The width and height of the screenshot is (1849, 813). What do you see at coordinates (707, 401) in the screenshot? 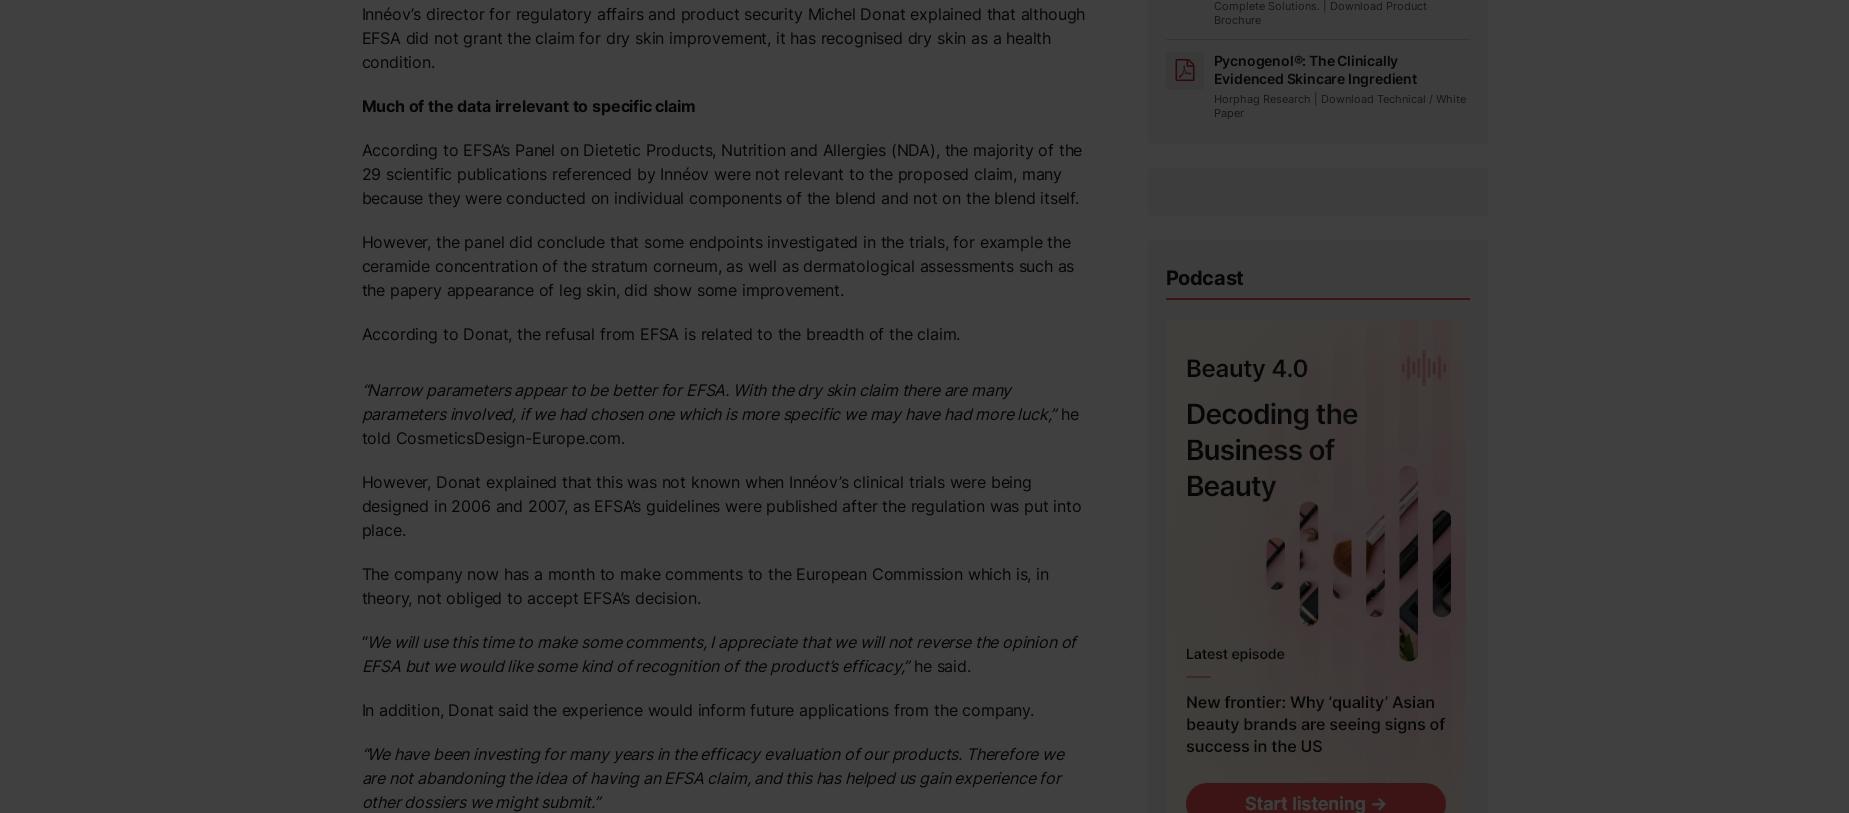
I see `'“Narrow parameters appear to be better for EFSA. With the dry skin claim there are many parameters involved, if we had chosen one which is more specific we may have had more luck,”'` at bounding box center [707, 401].